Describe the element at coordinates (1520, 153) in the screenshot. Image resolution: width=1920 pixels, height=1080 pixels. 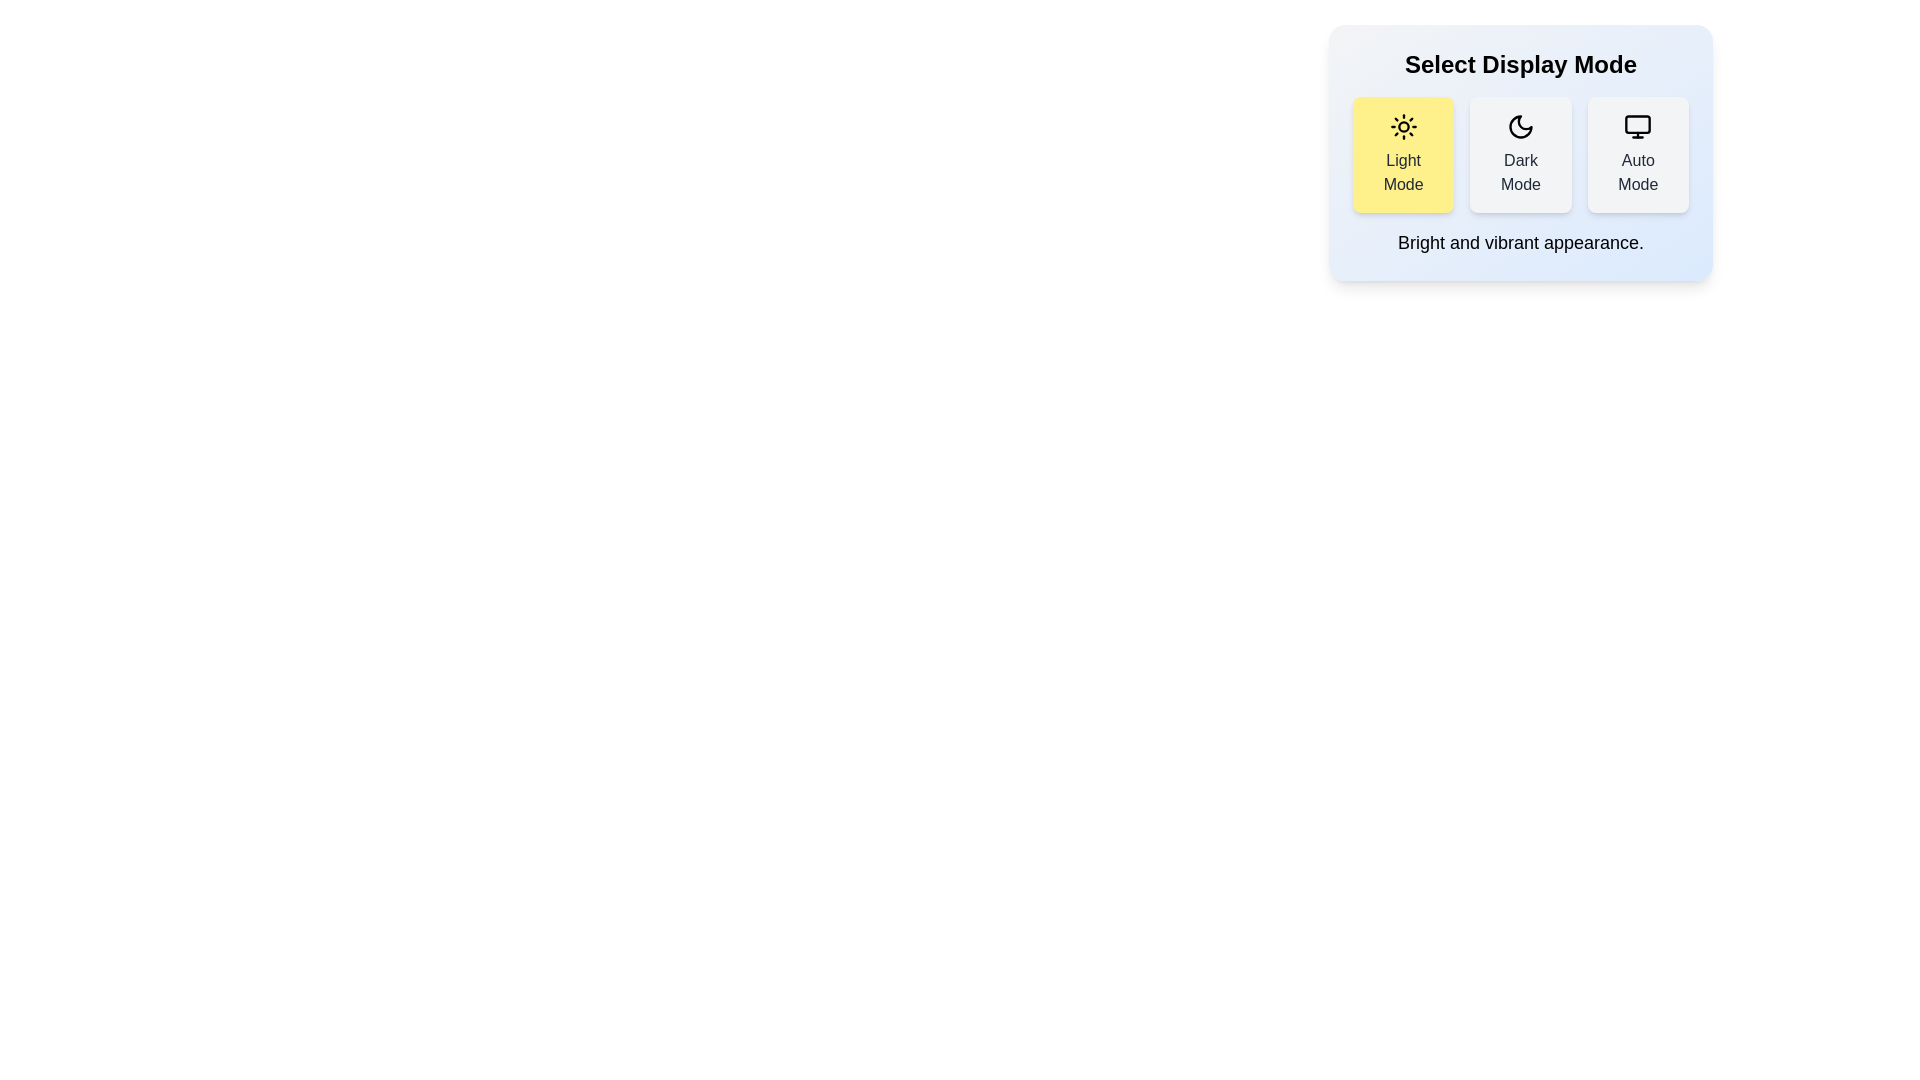
I see `the Dark Mode button to view its hover effect` at that location.